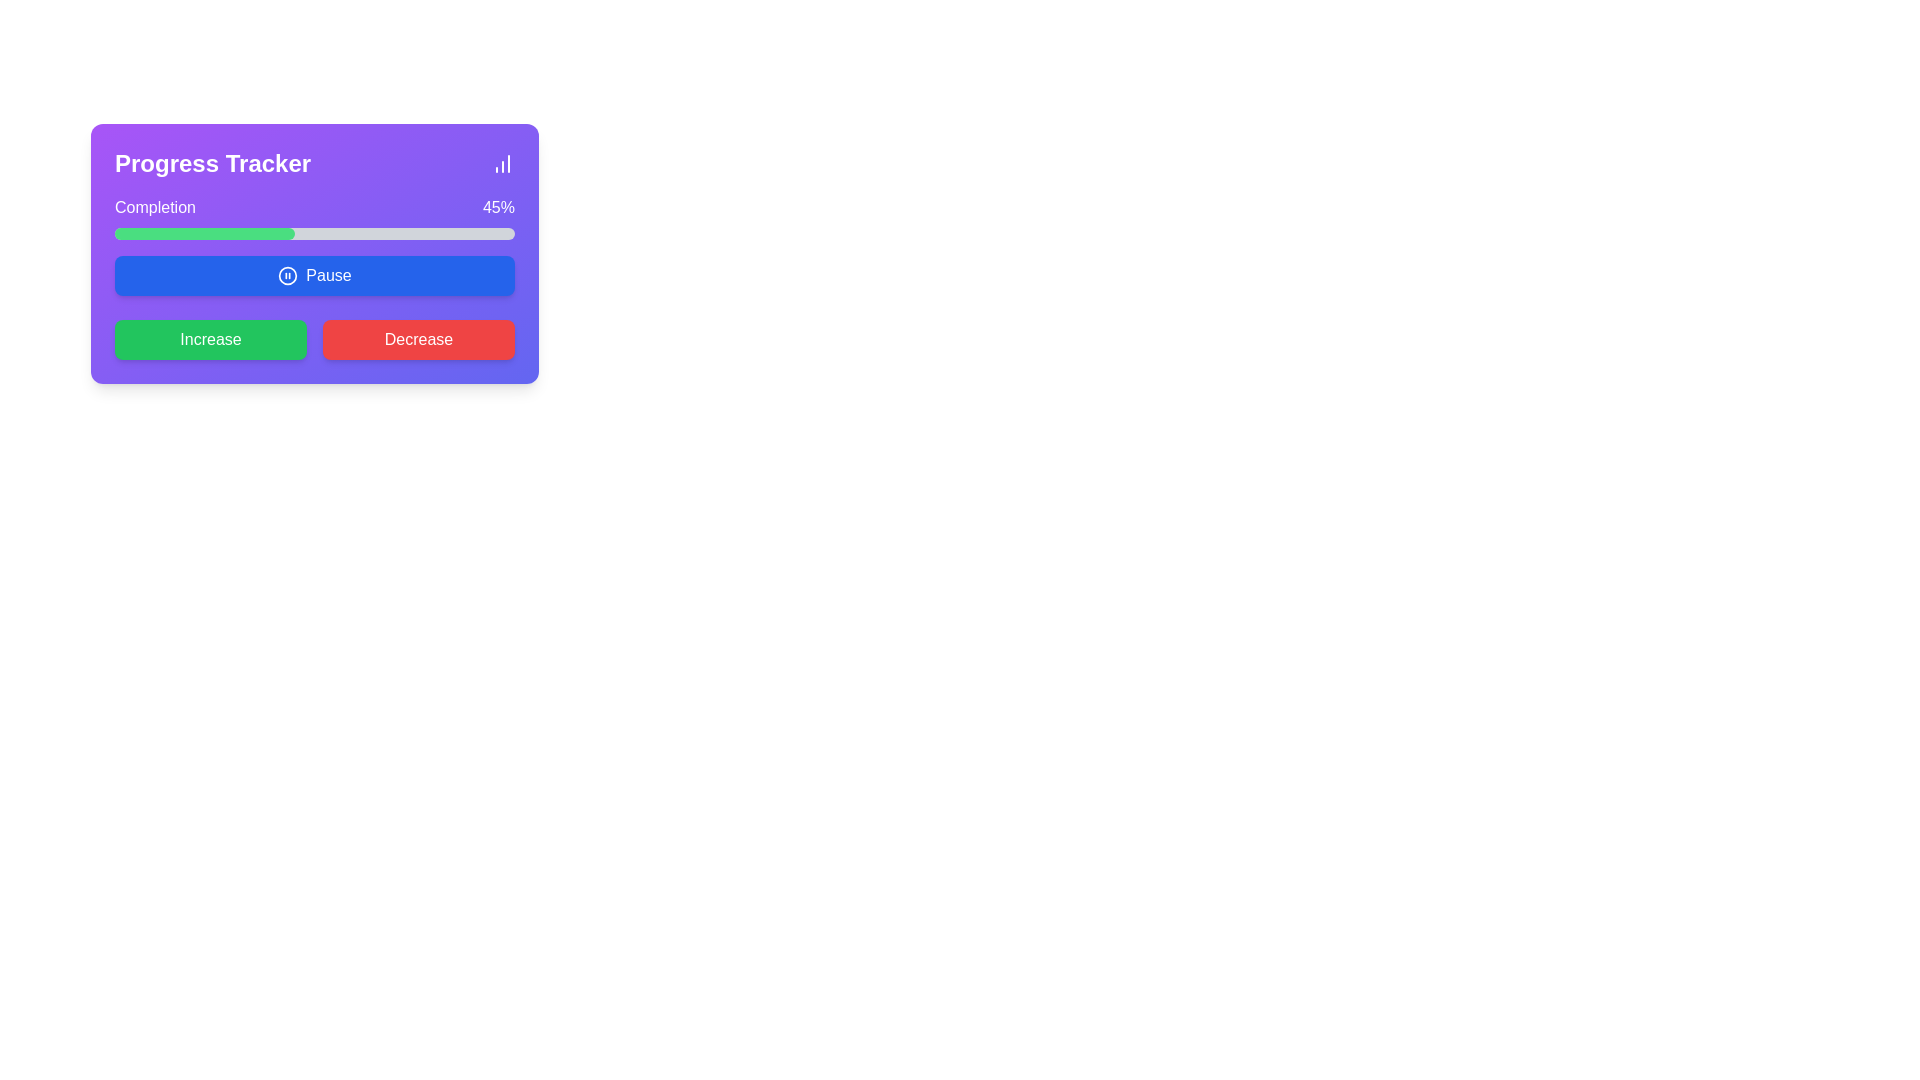 This screenshot has width=1920, height=1080. What do you see at coordinates (314, 233) in the screenshot?
I see `the progress bar that visually indicates the progress of a task, located below the 'Completion' text and above the 'Pause' button` at bounding box center [314, 233].